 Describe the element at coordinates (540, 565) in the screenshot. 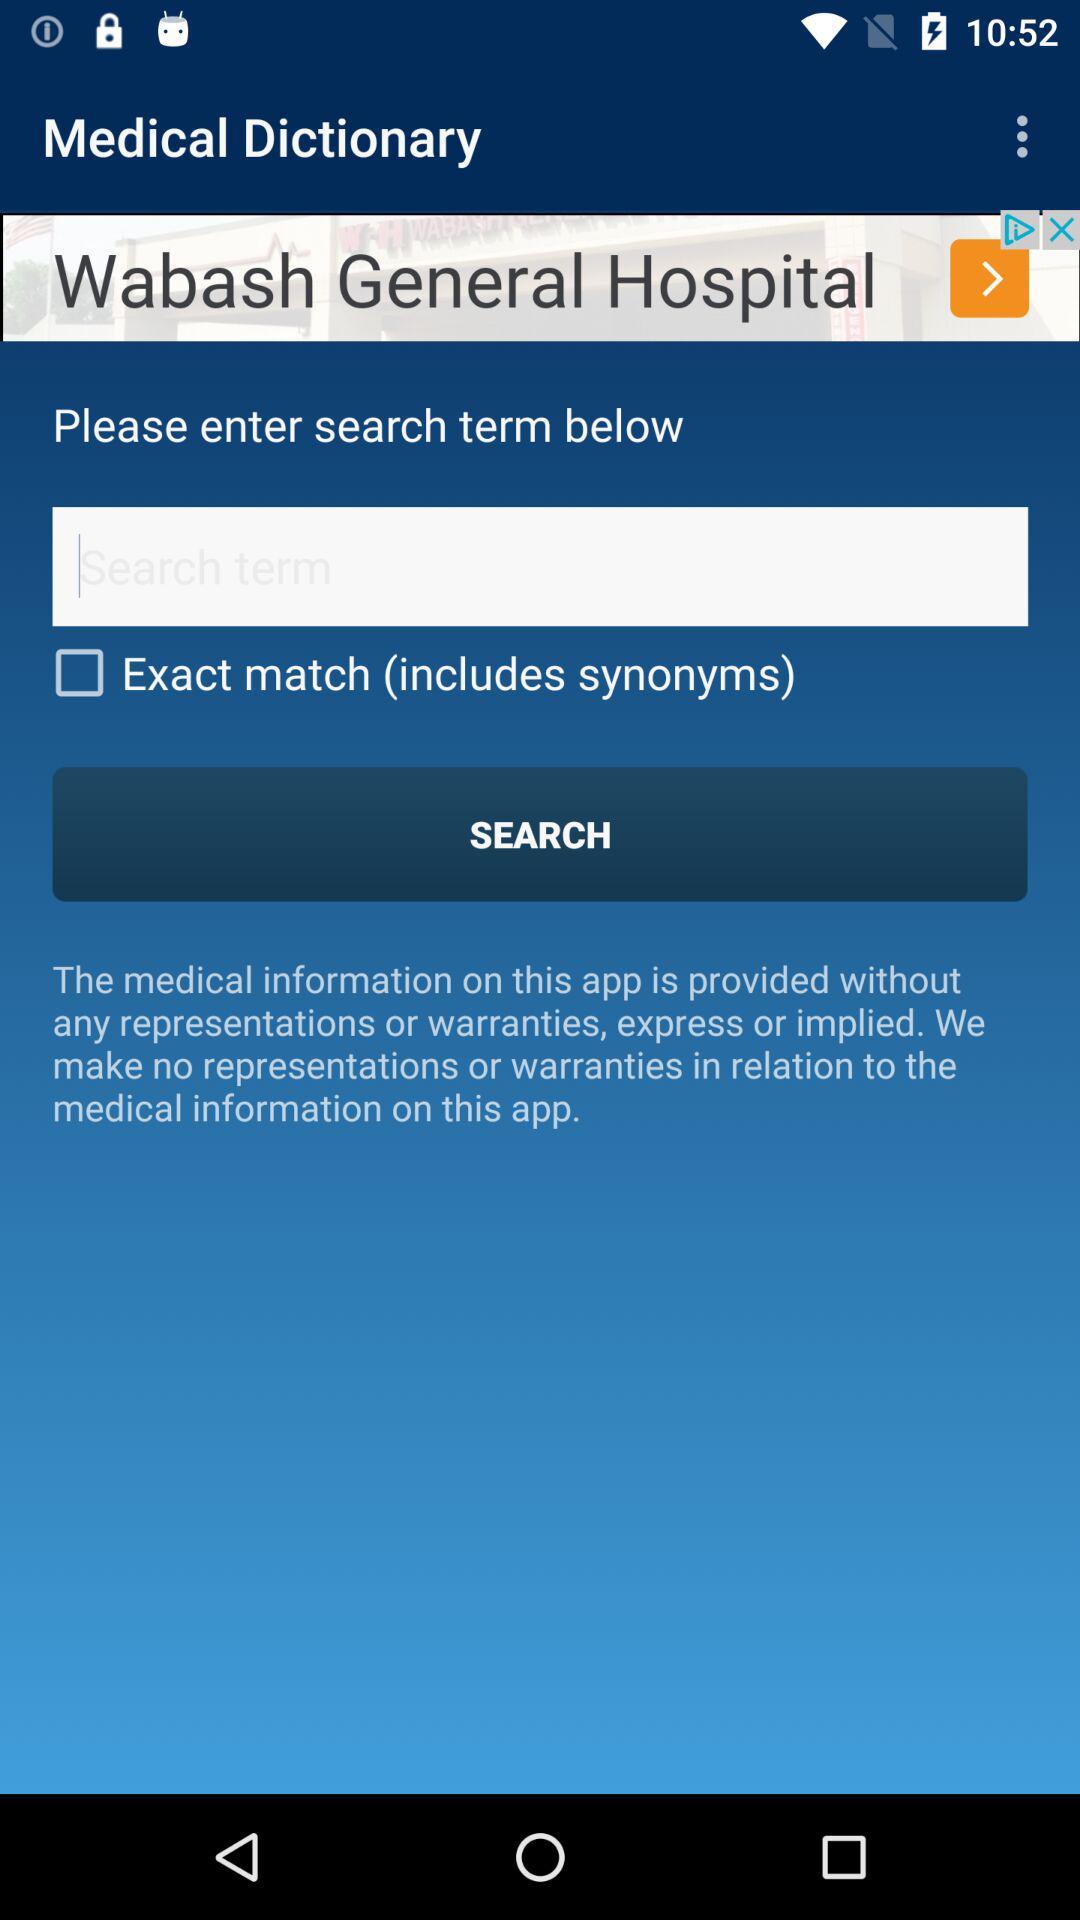

I see `type your search` at that location.